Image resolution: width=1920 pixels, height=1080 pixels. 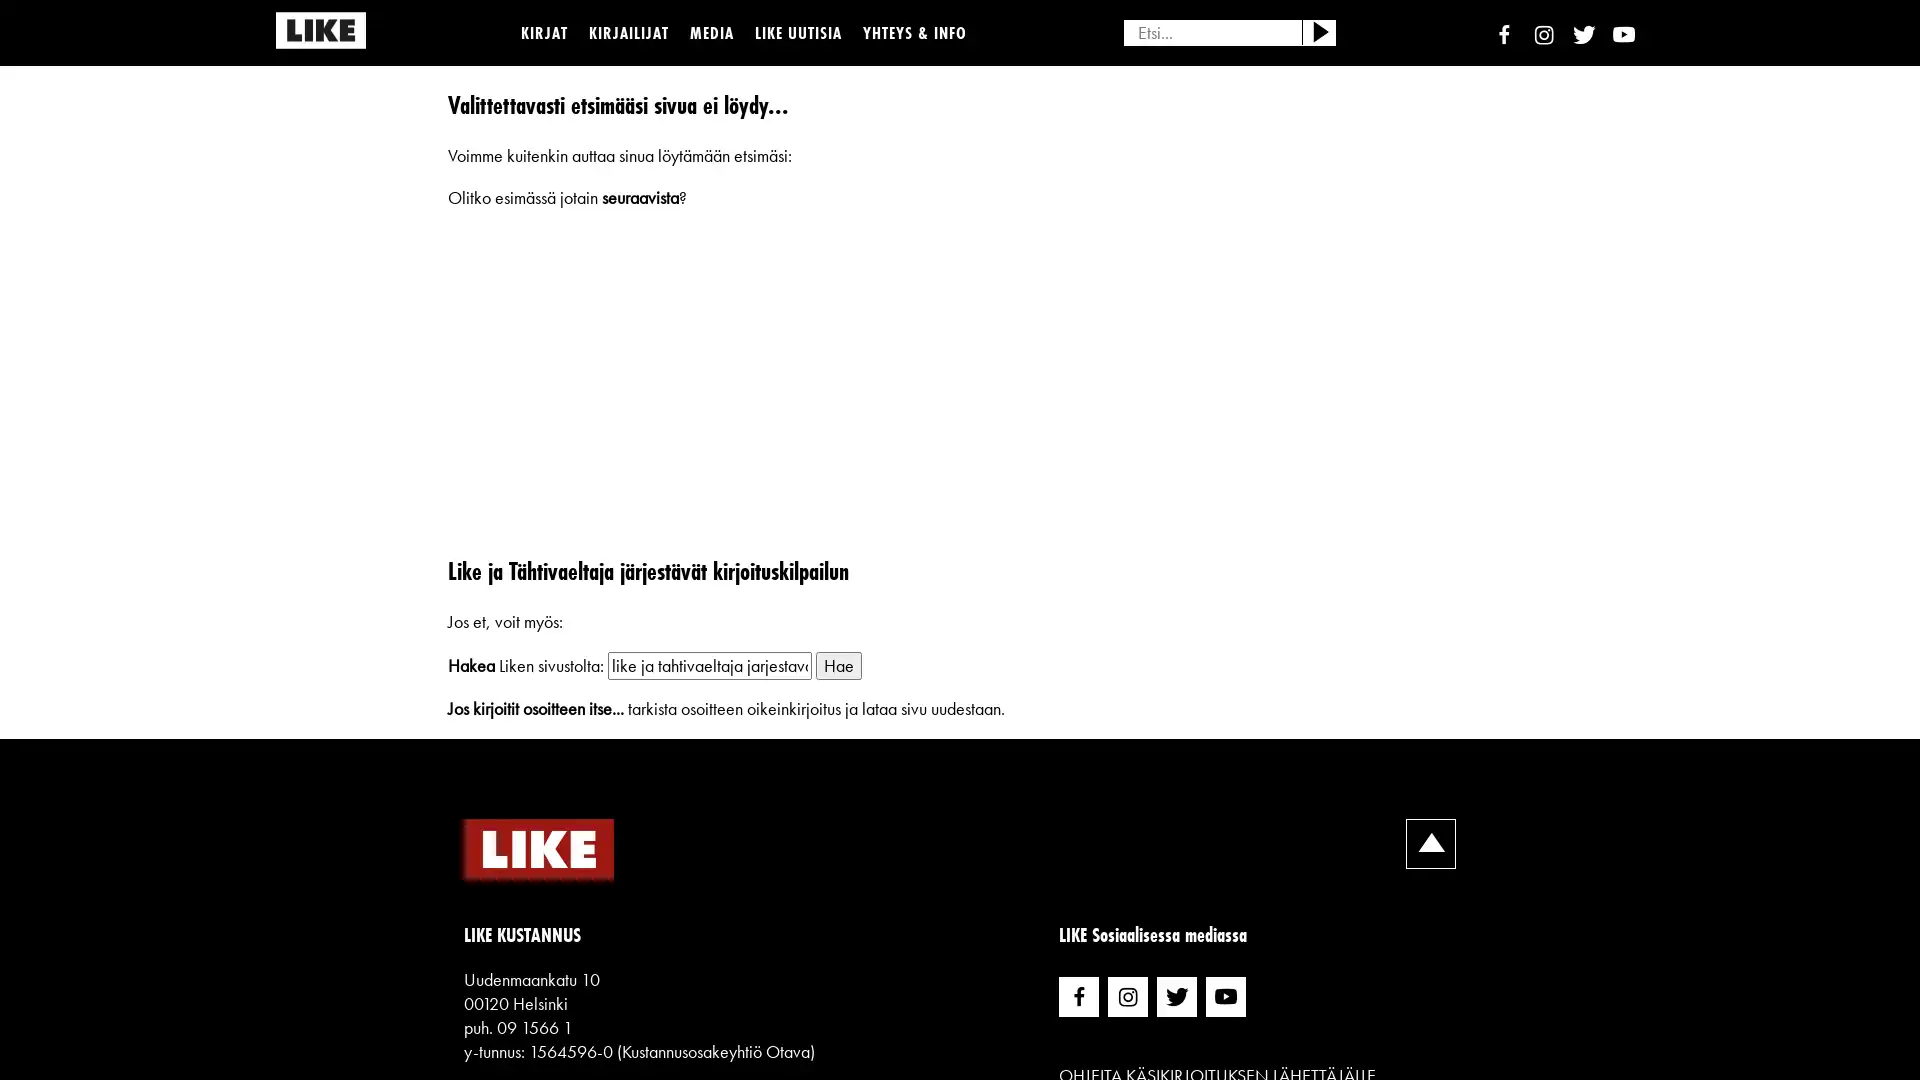 I want to click on Hae, so click(x=839, y=664).